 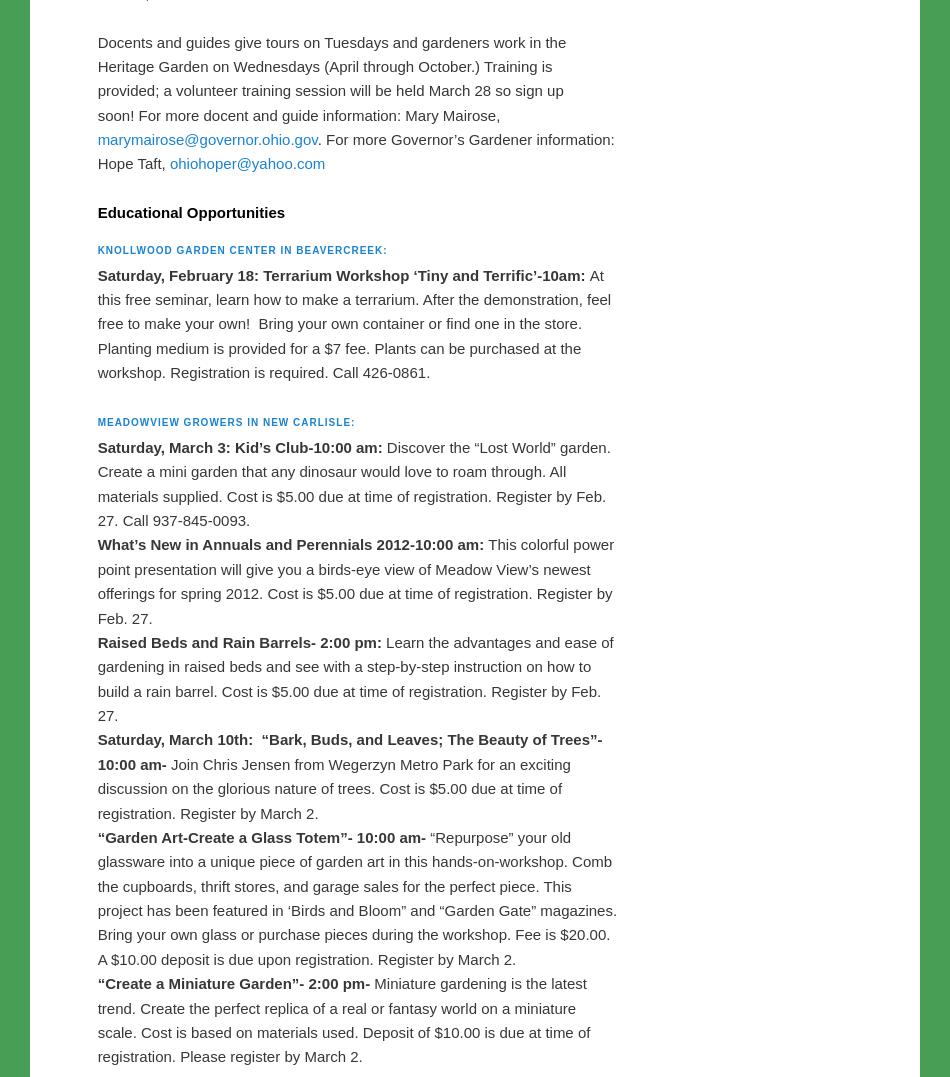 What do you see at coordinates (348, 800) in the screenshot?
I see `'“Bark, Buds, and Leaves; The Beauty of Trees”- 10:00 am-'` at bounding box center [348, 800].